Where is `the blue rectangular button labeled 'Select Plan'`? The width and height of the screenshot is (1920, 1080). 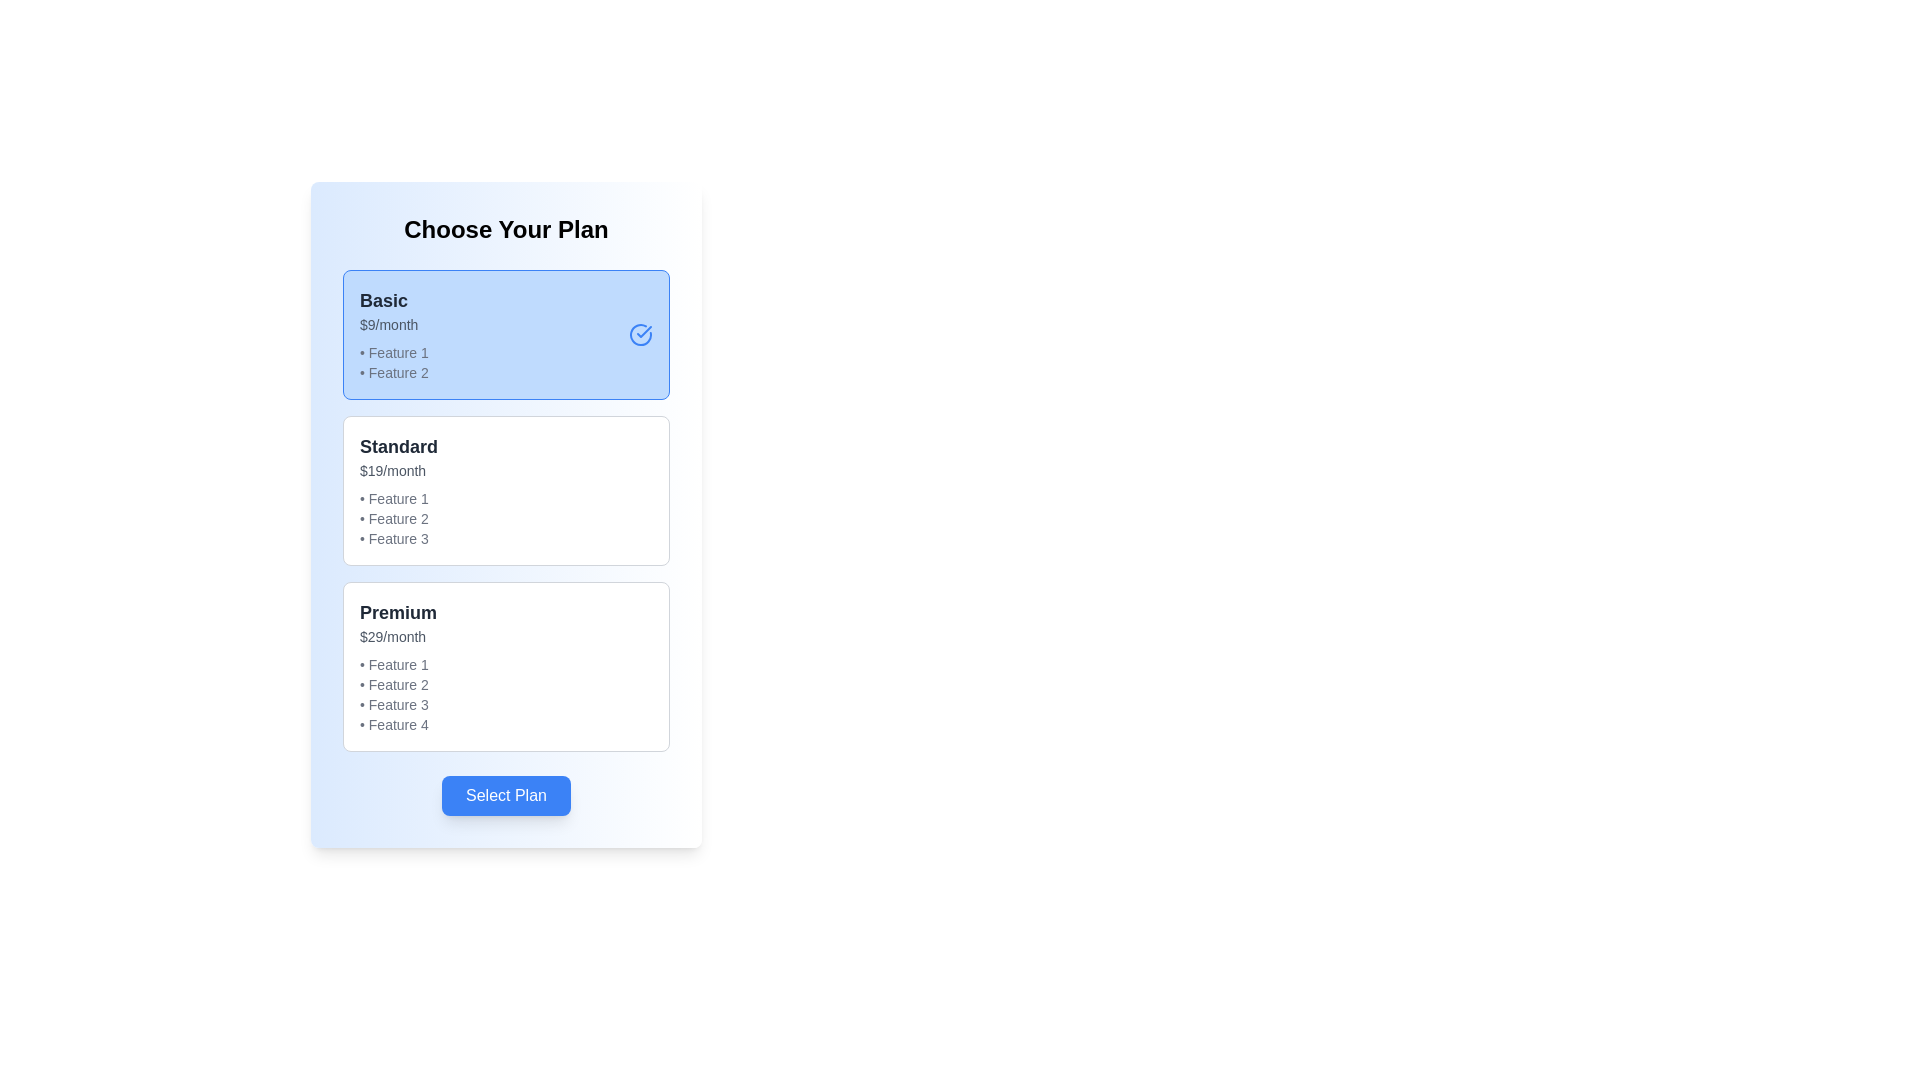
the blue rectangular button labeled 'Select Plan' is located at coordinates (506, 794).